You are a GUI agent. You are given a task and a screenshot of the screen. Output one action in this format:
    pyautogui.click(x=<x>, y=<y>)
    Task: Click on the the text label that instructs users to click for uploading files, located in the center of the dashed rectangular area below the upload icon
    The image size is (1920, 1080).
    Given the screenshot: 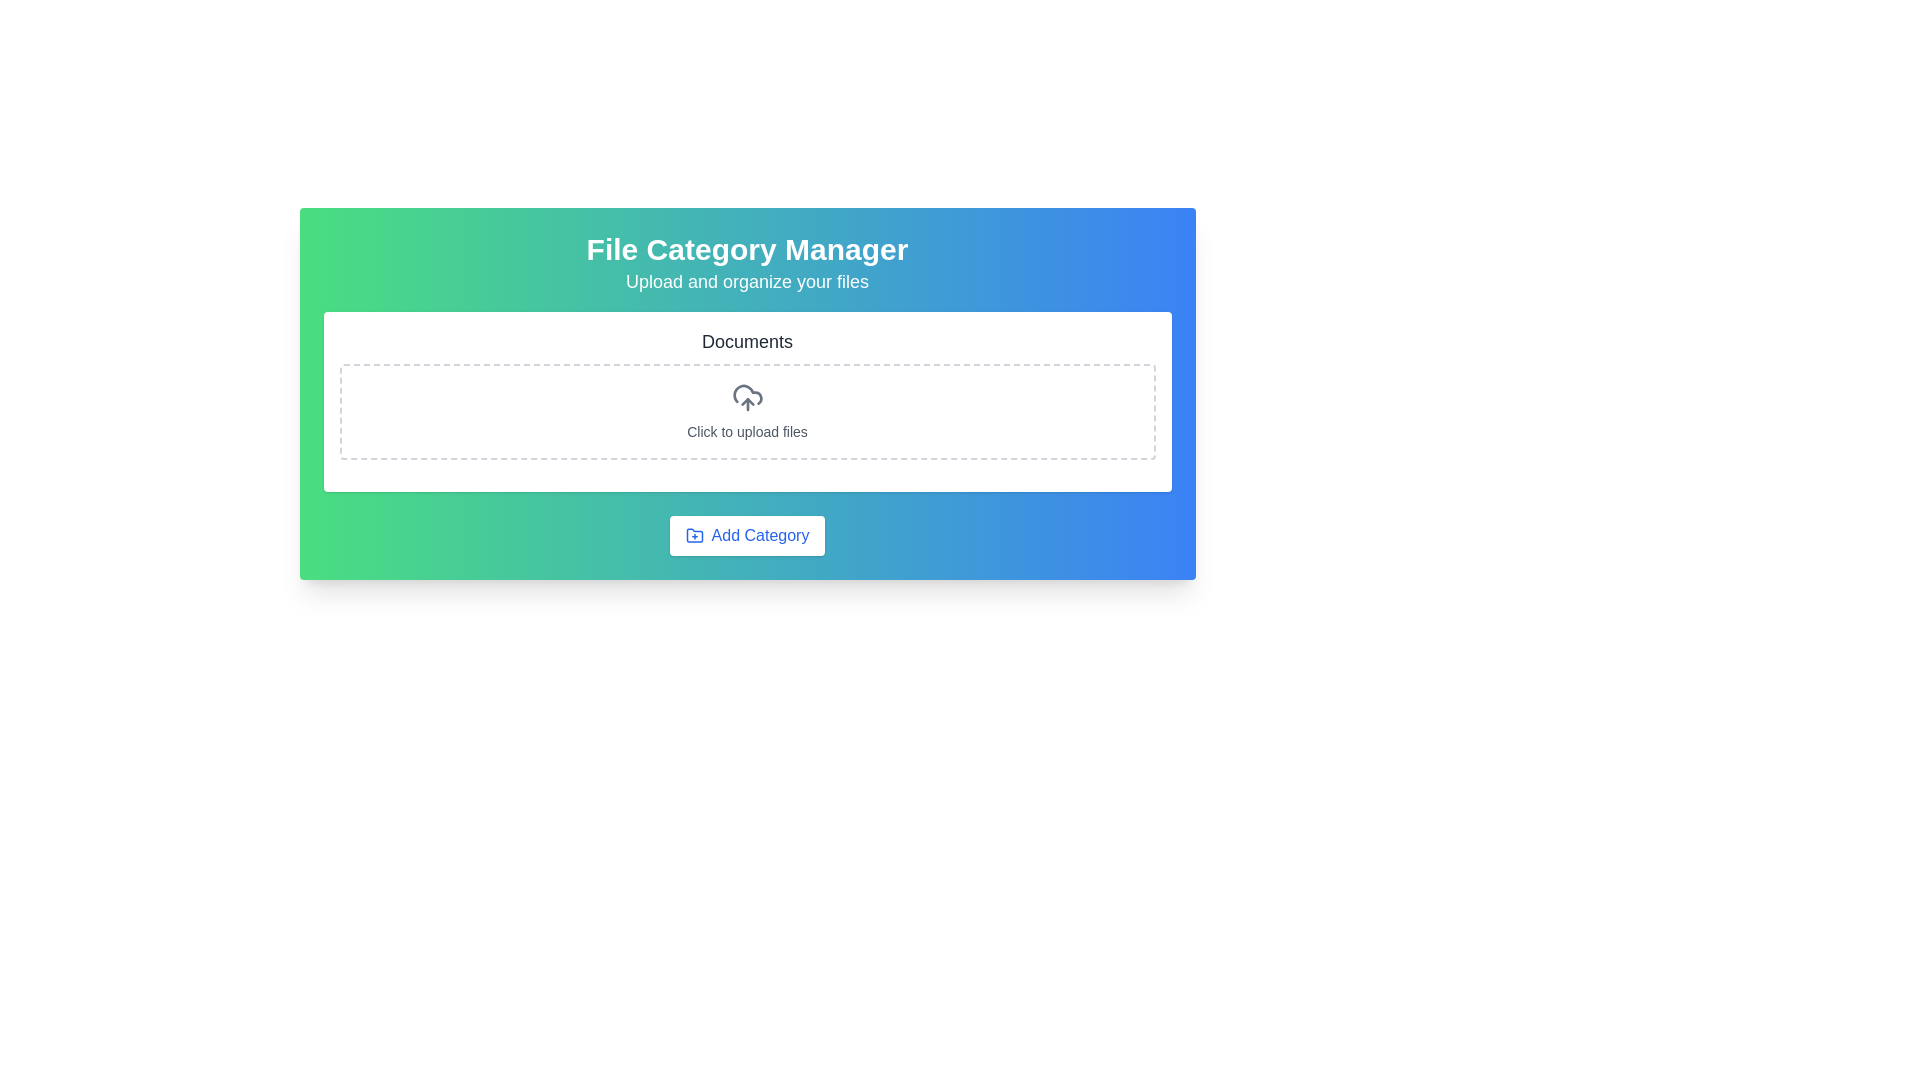 What is the action you would take?
    pyautogui.click(x=746, y=431)
    